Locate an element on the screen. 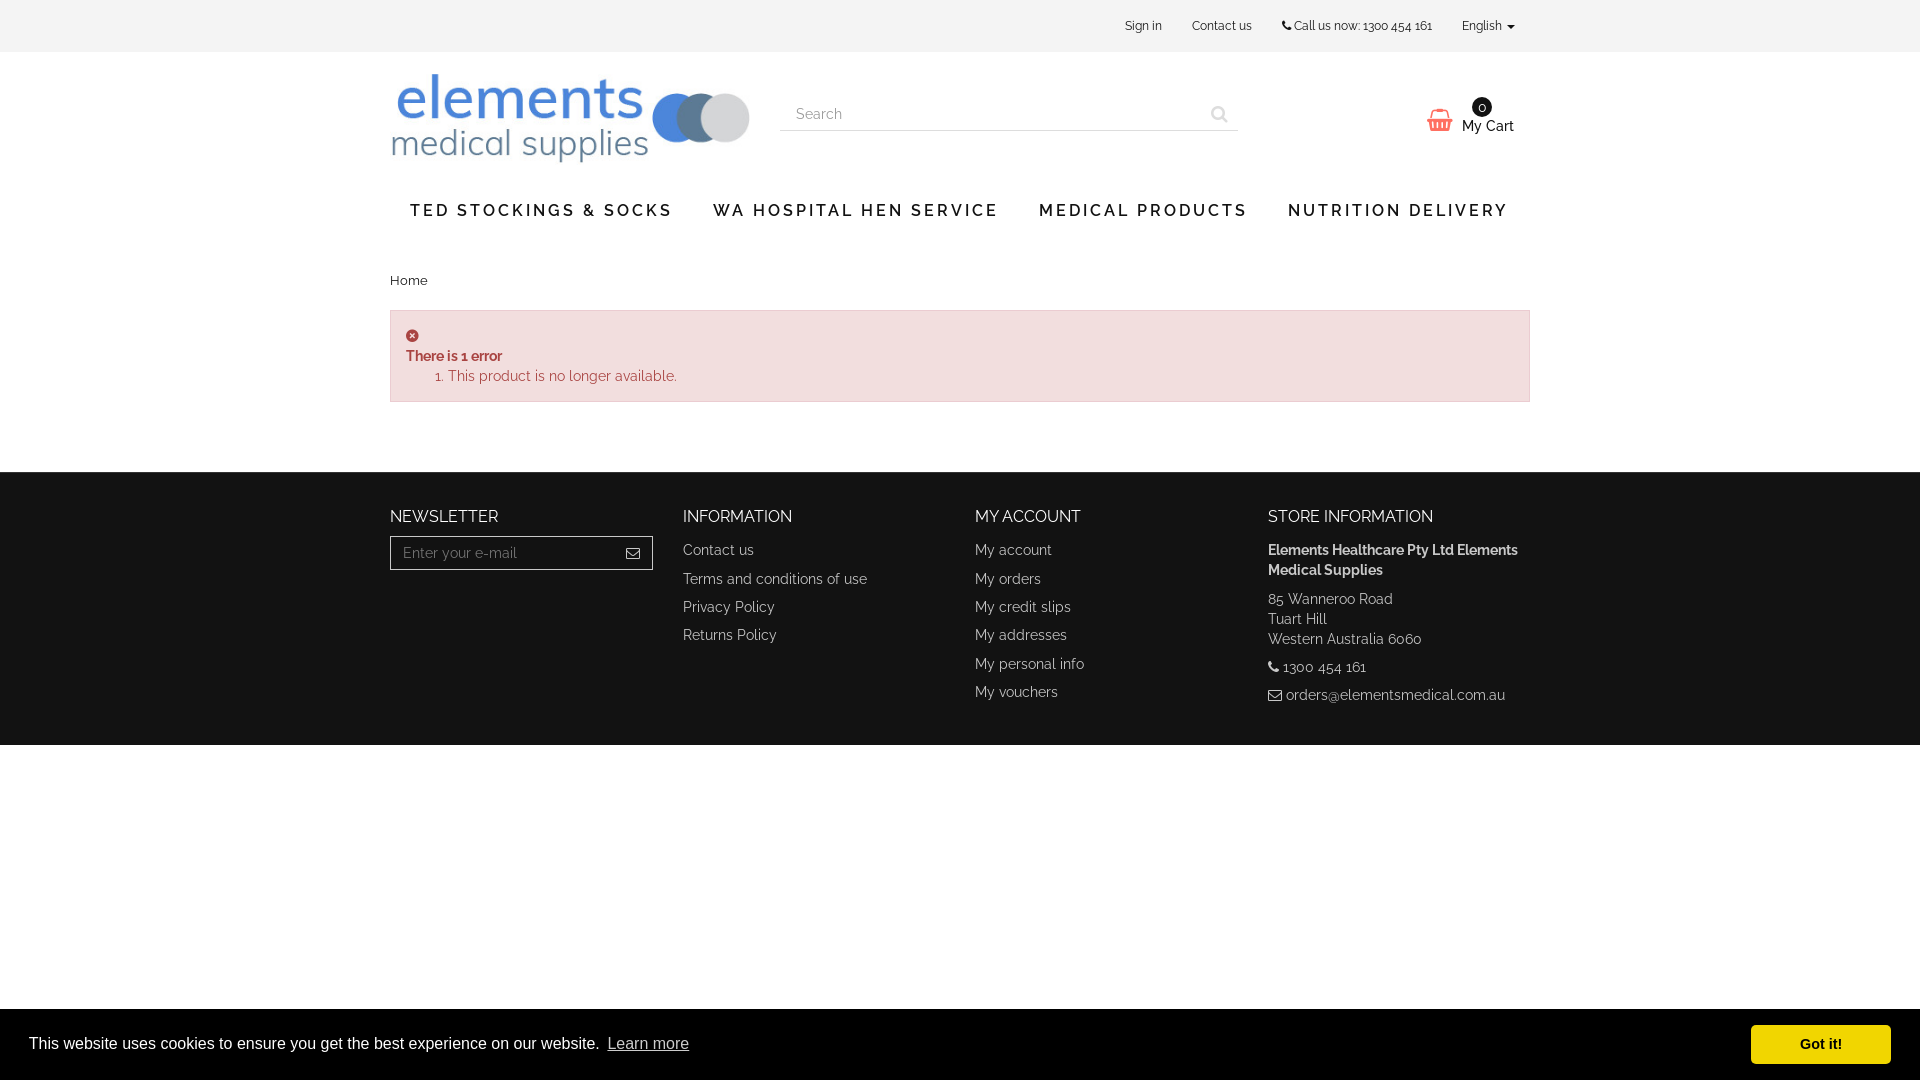  'My orders' is located at coordinates (1008, 578).